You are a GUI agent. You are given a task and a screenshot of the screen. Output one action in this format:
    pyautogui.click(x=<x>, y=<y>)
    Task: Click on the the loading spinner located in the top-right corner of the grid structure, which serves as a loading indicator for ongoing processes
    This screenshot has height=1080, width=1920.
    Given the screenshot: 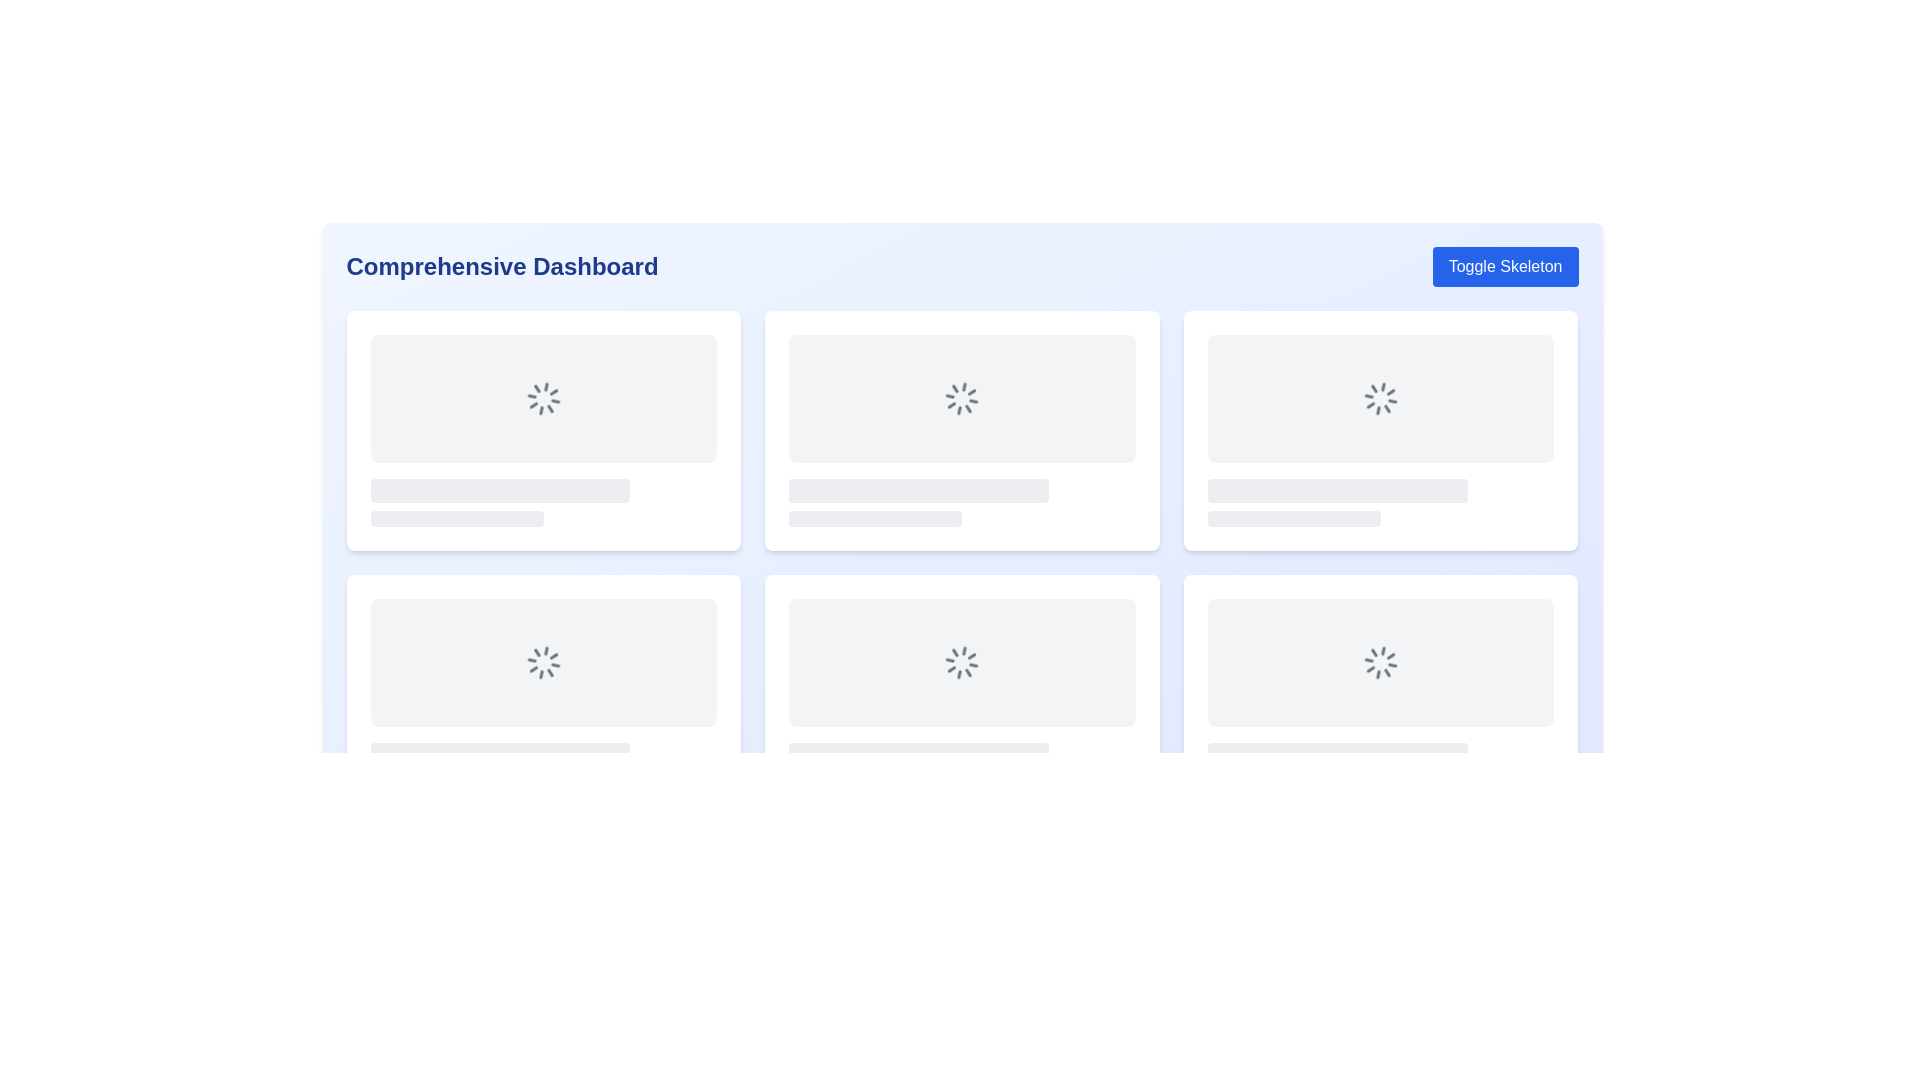 What is the action you would take?
    pyautogui.click(x=1380, y=398)
    